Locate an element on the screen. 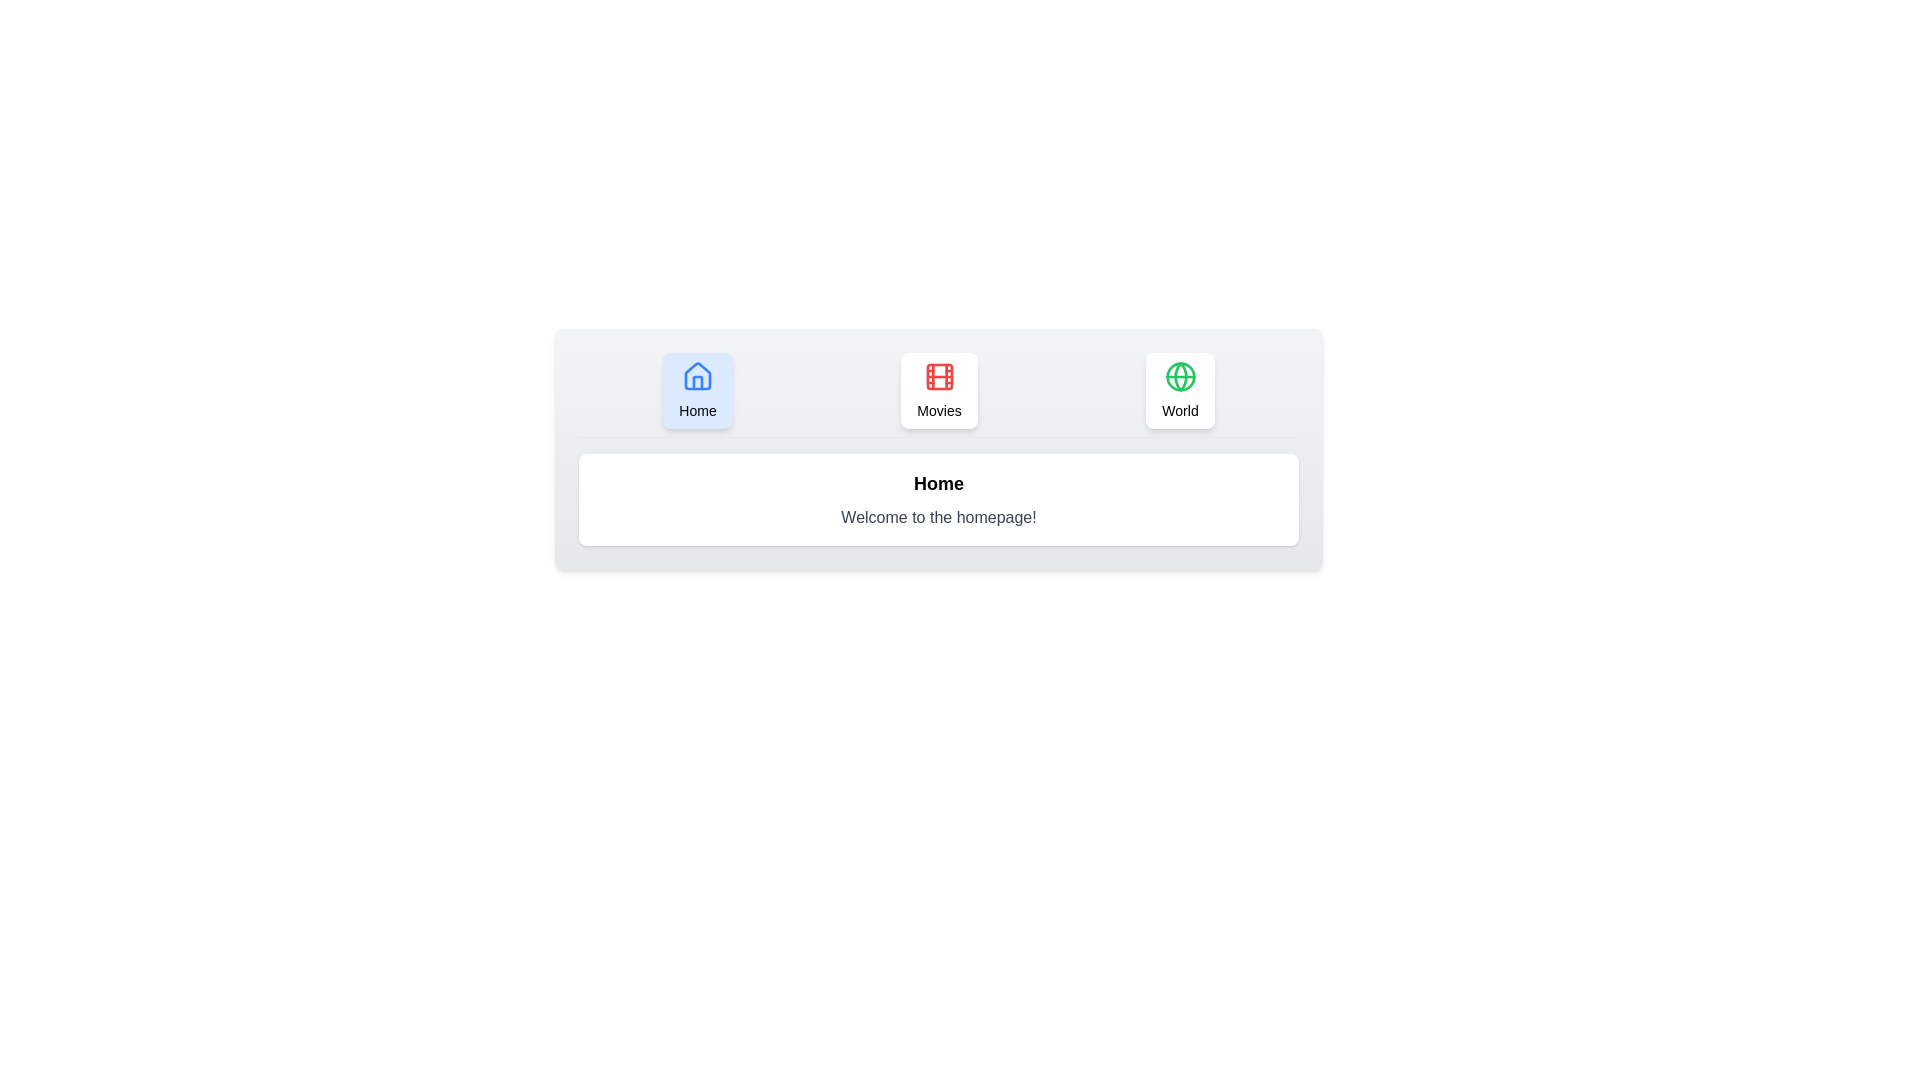 The height and width of the screenshot is (1080, 1920). the tab labeled Movies to view its content is located at coordinates (938, 390).